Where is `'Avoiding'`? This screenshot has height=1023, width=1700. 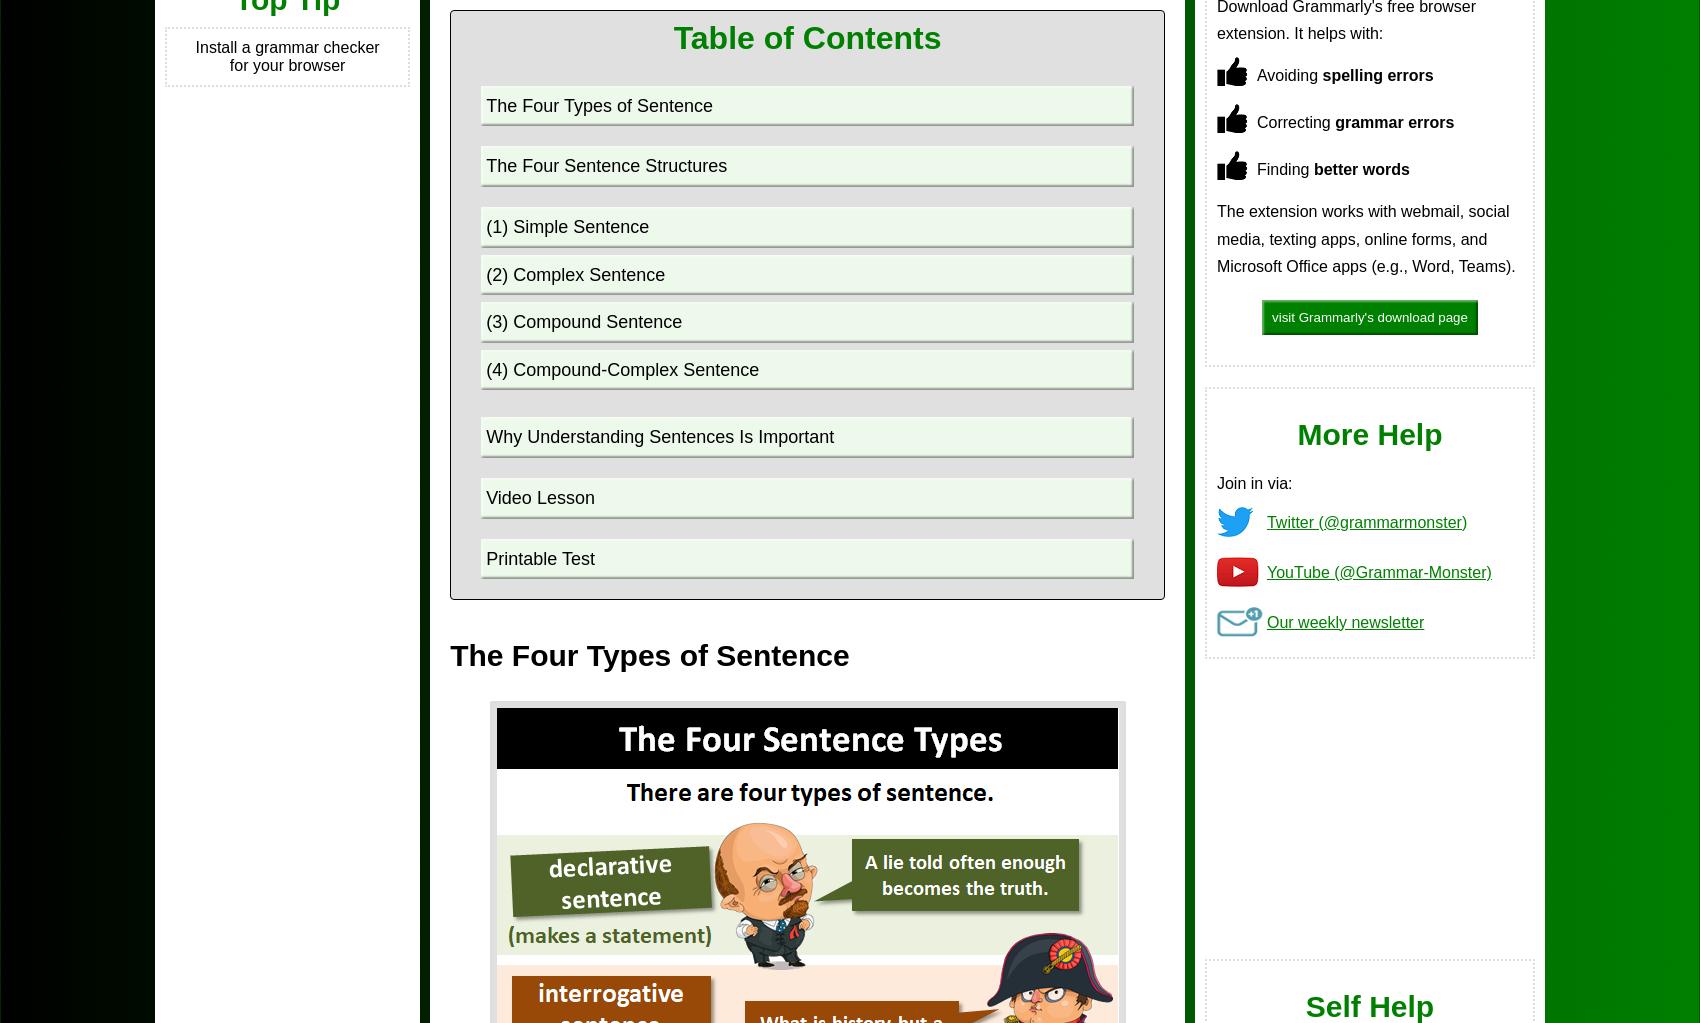
'Avoiding' is located at coordinates (1288, 74).